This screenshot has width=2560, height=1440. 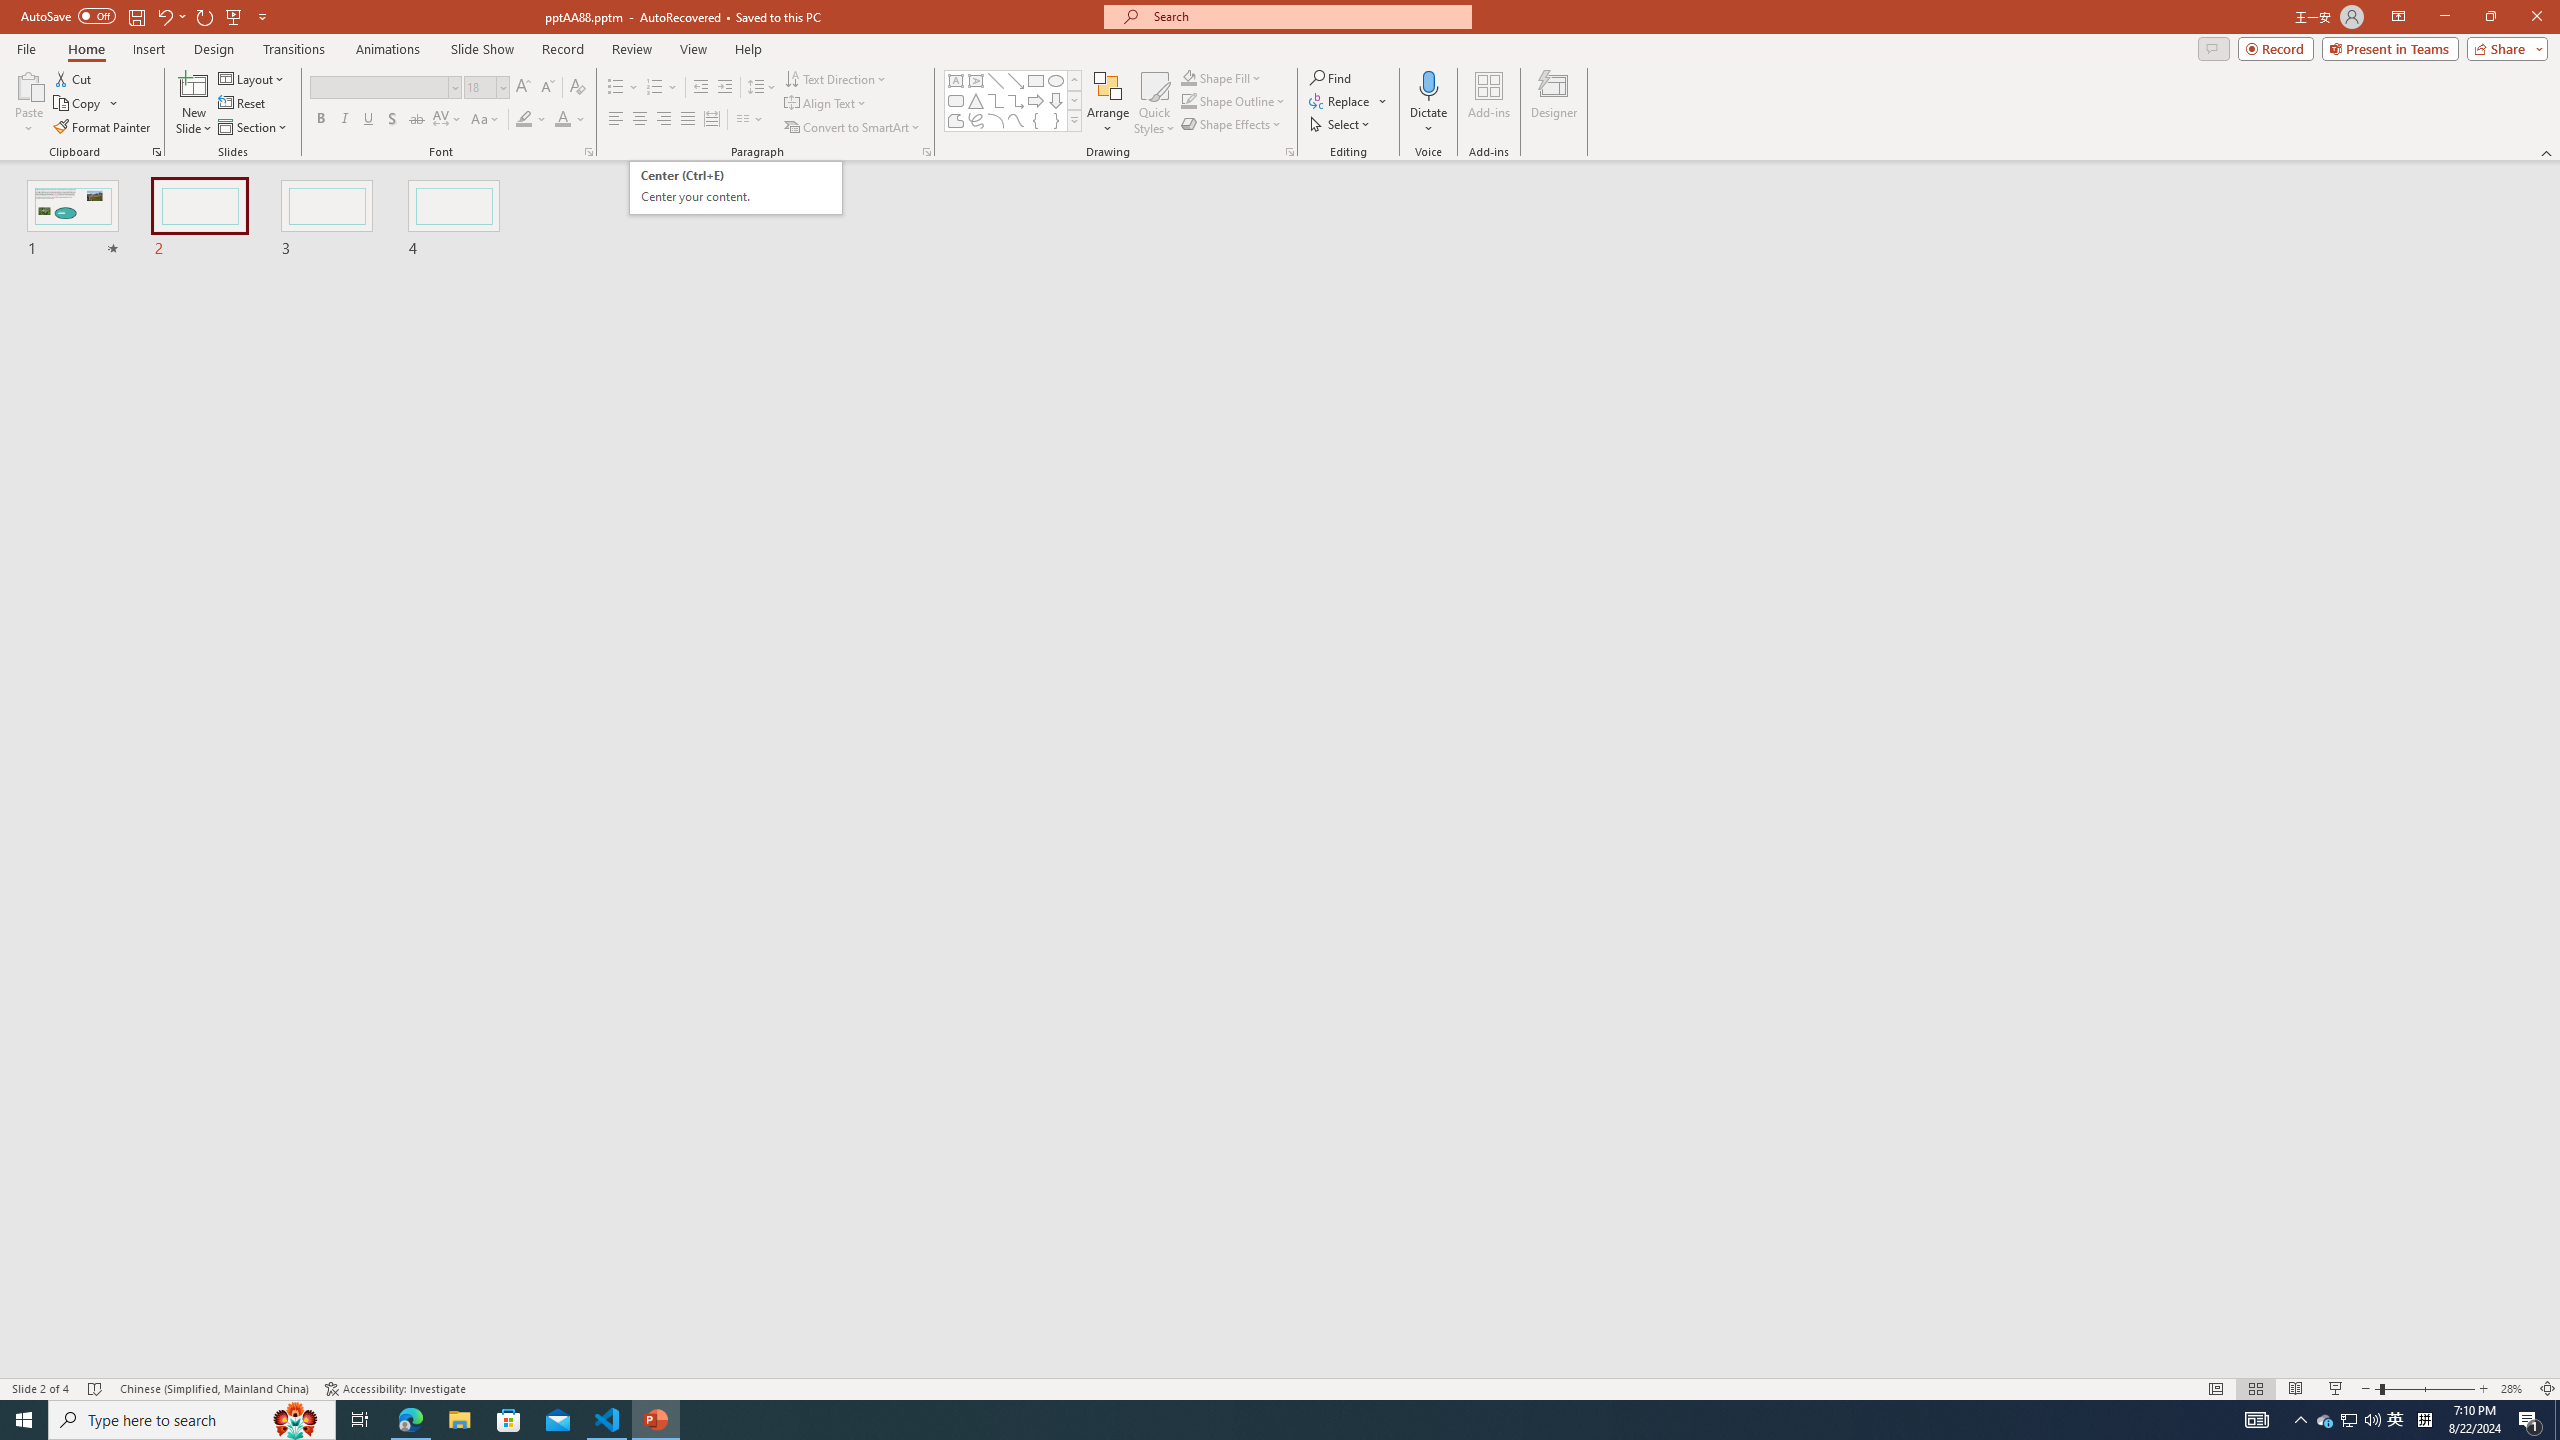 I want to click on 'Shape Fill Aqua, Accent 2', so click(x=1189, y=77).